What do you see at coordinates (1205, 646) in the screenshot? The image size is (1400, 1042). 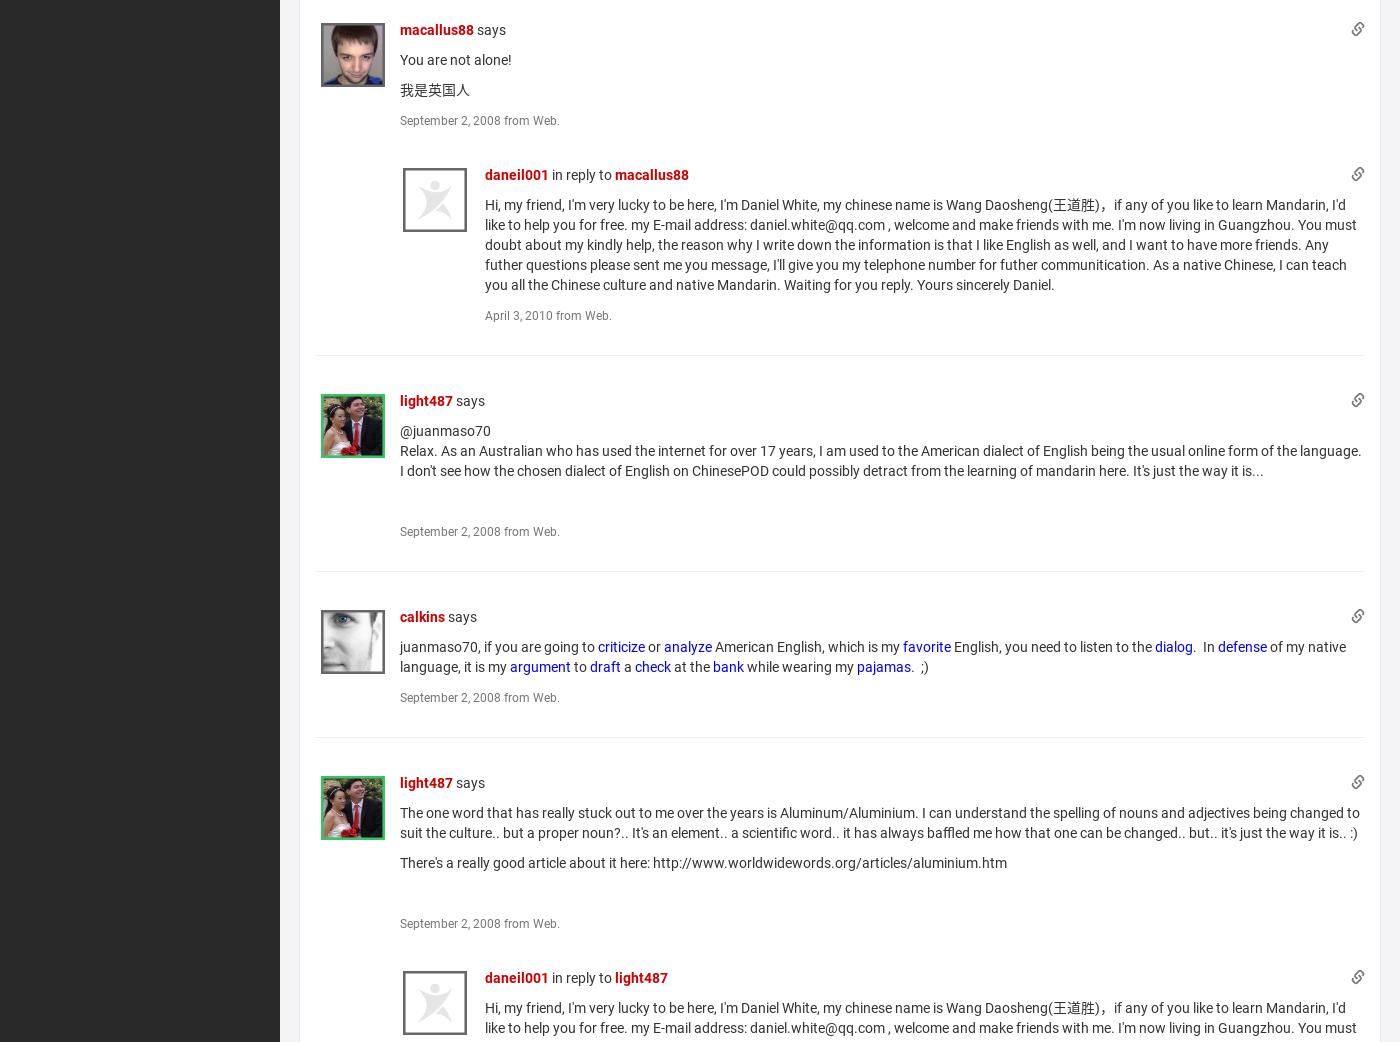 I see `'.  In'` at bounding box center [1205, 646].